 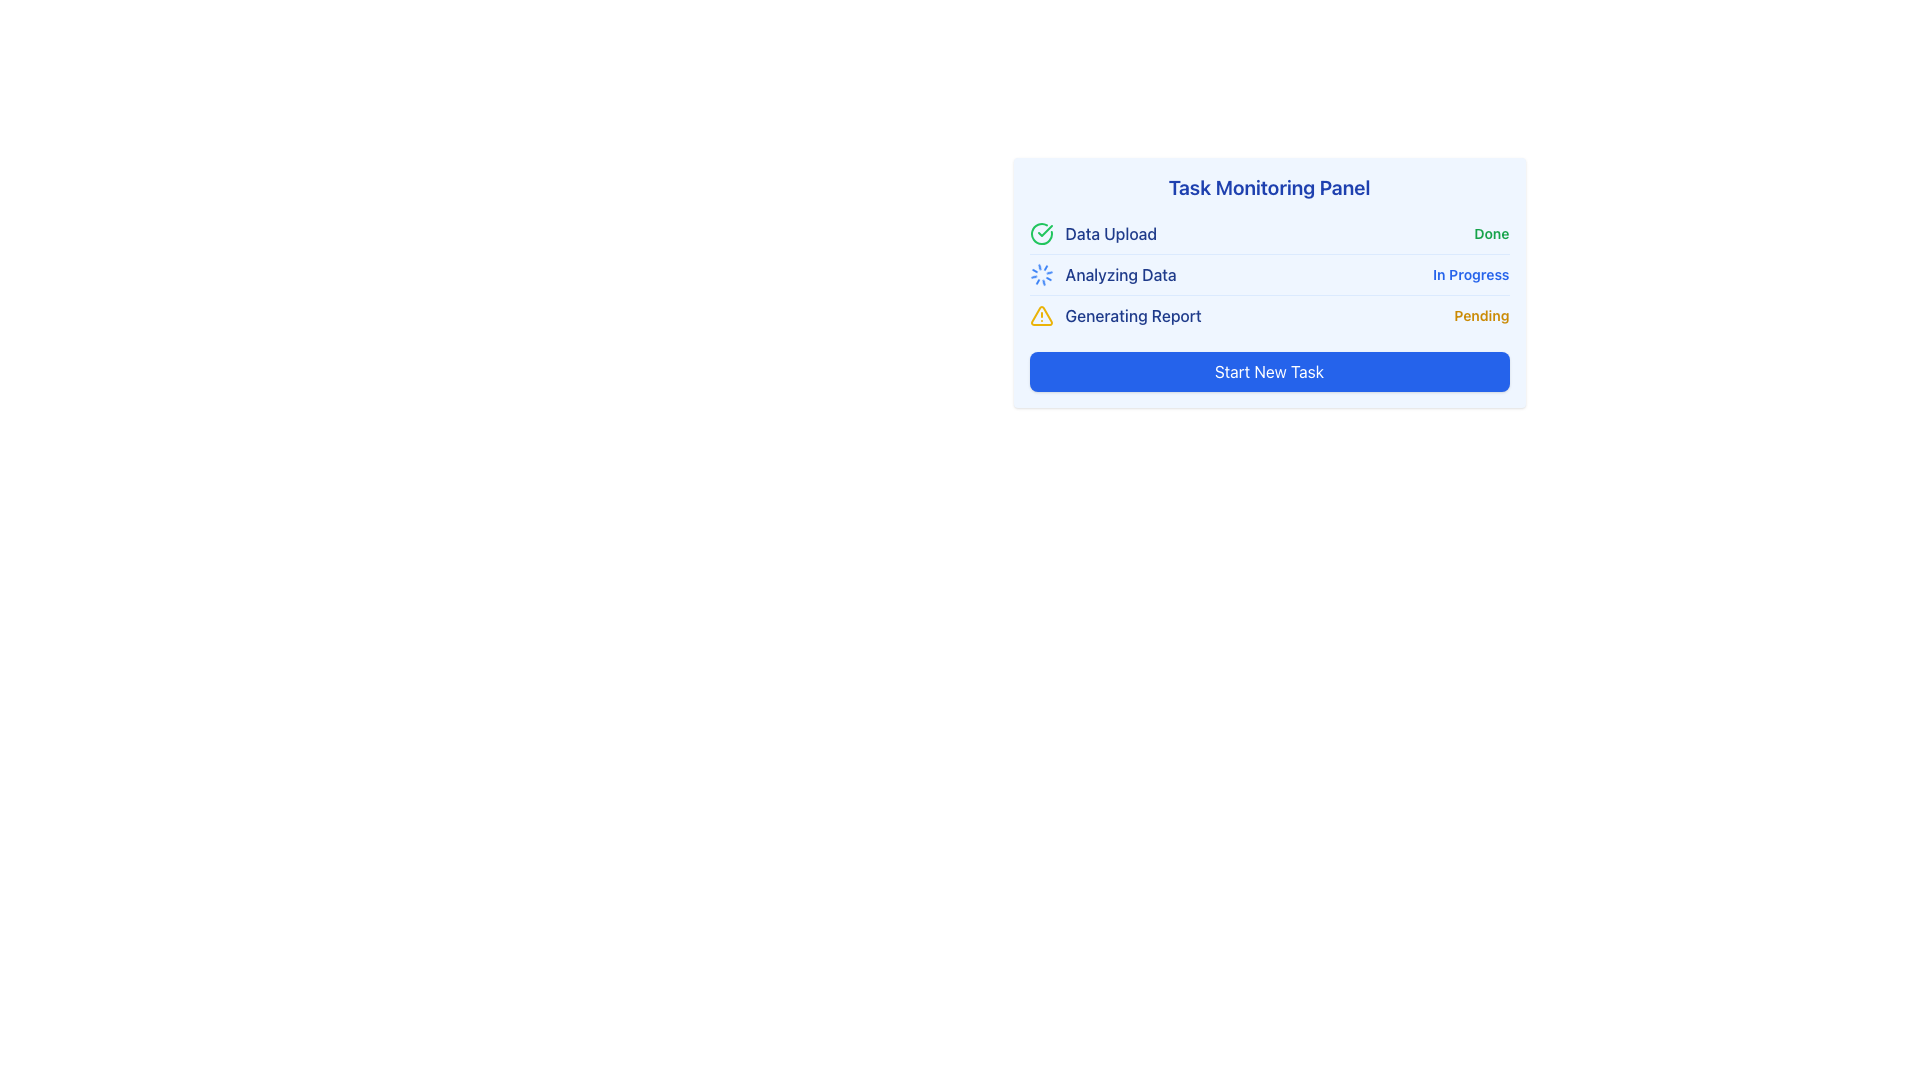 I want to click on the 'Initiate New Task' button located at the bottom of the 'Task Monitoring Panel' for keyboard navigation, so click(x=1268, y=371).